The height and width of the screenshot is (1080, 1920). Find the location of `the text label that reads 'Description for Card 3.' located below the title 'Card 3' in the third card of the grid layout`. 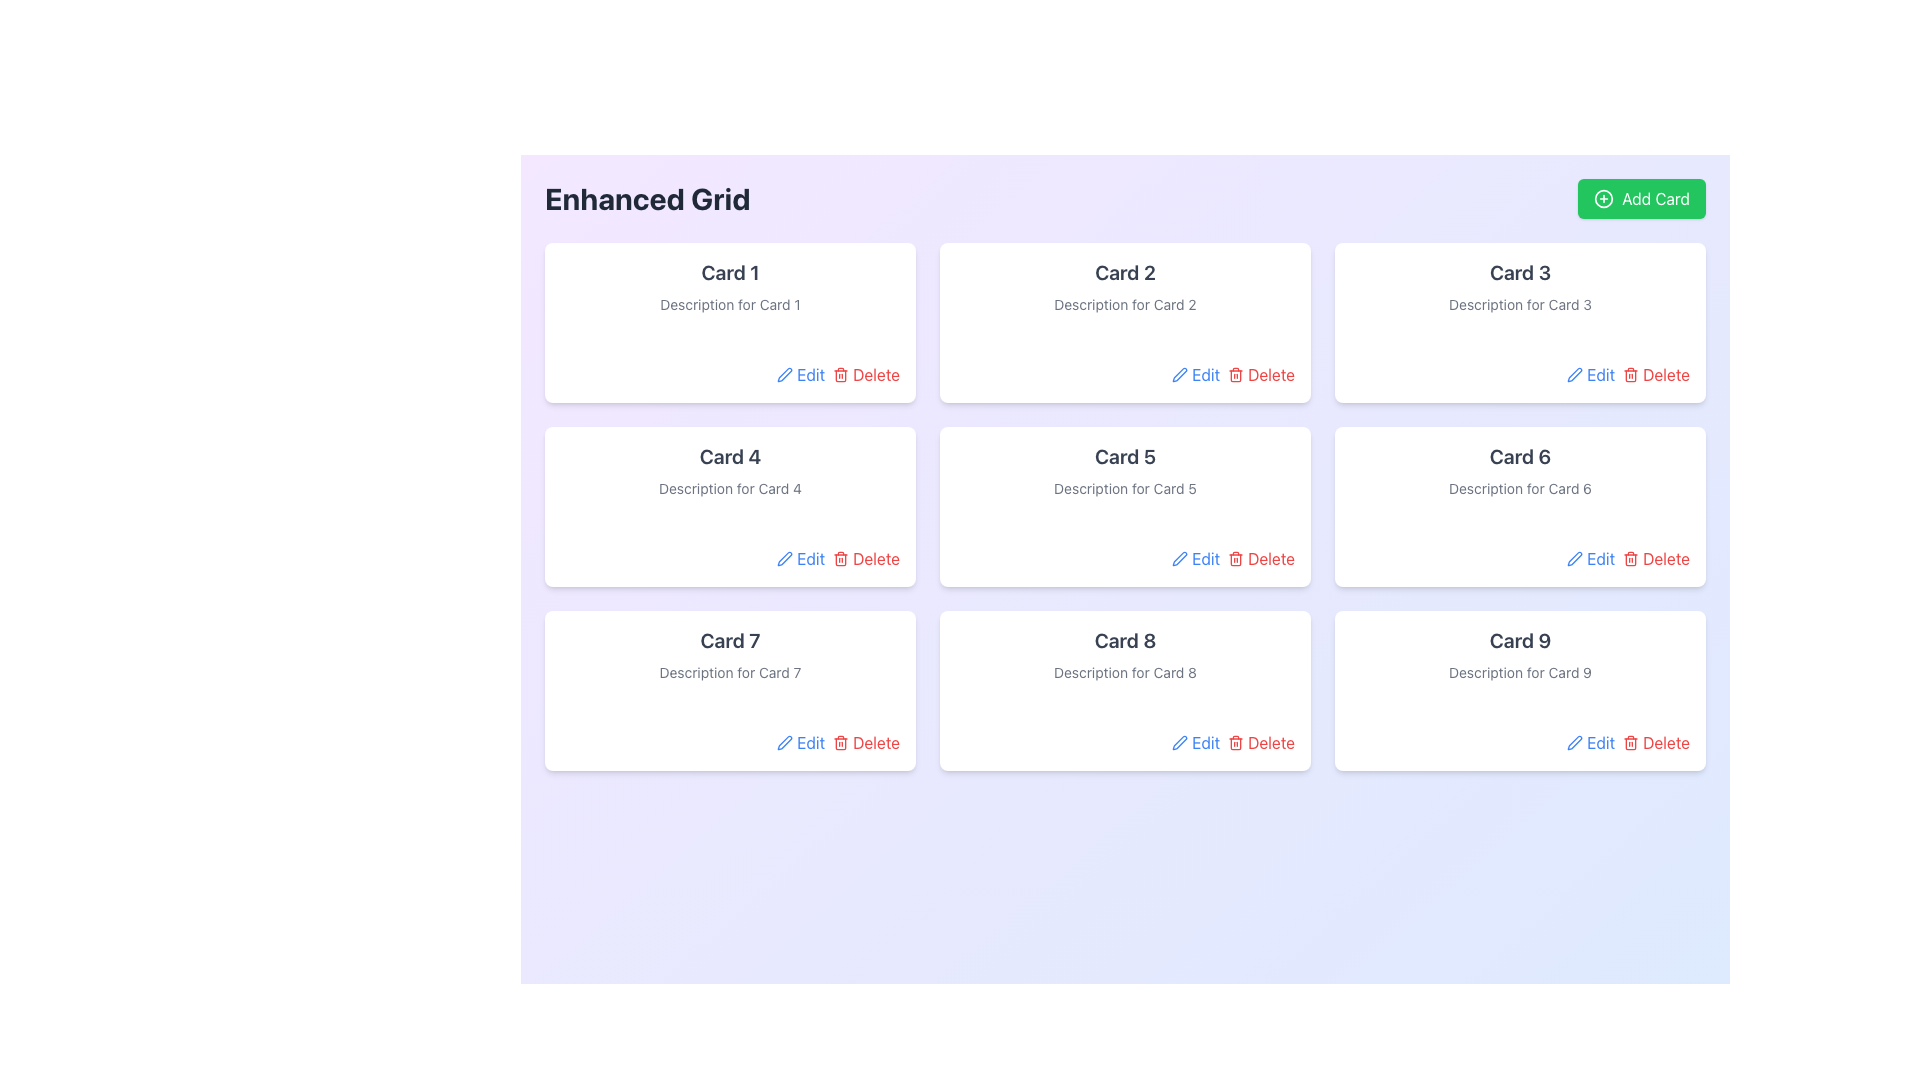

the text label that reads 'Description for Card 3.' located below the title 'Card 3' in the third card of the grid layout is located at coordinates (1520, 304).